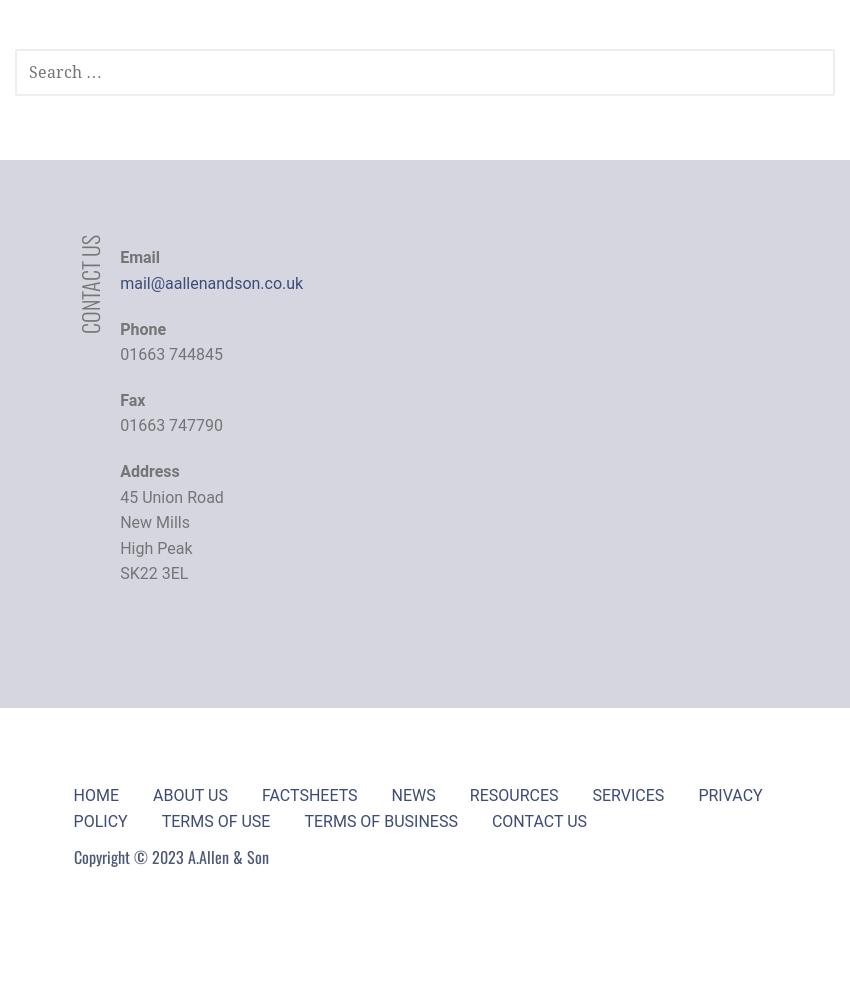 This screenshot has height=1000, width=850. What do you see at coordinates (142, 327) in the screenshot?
I see `'Phone'` at bounding box center [142, 327].